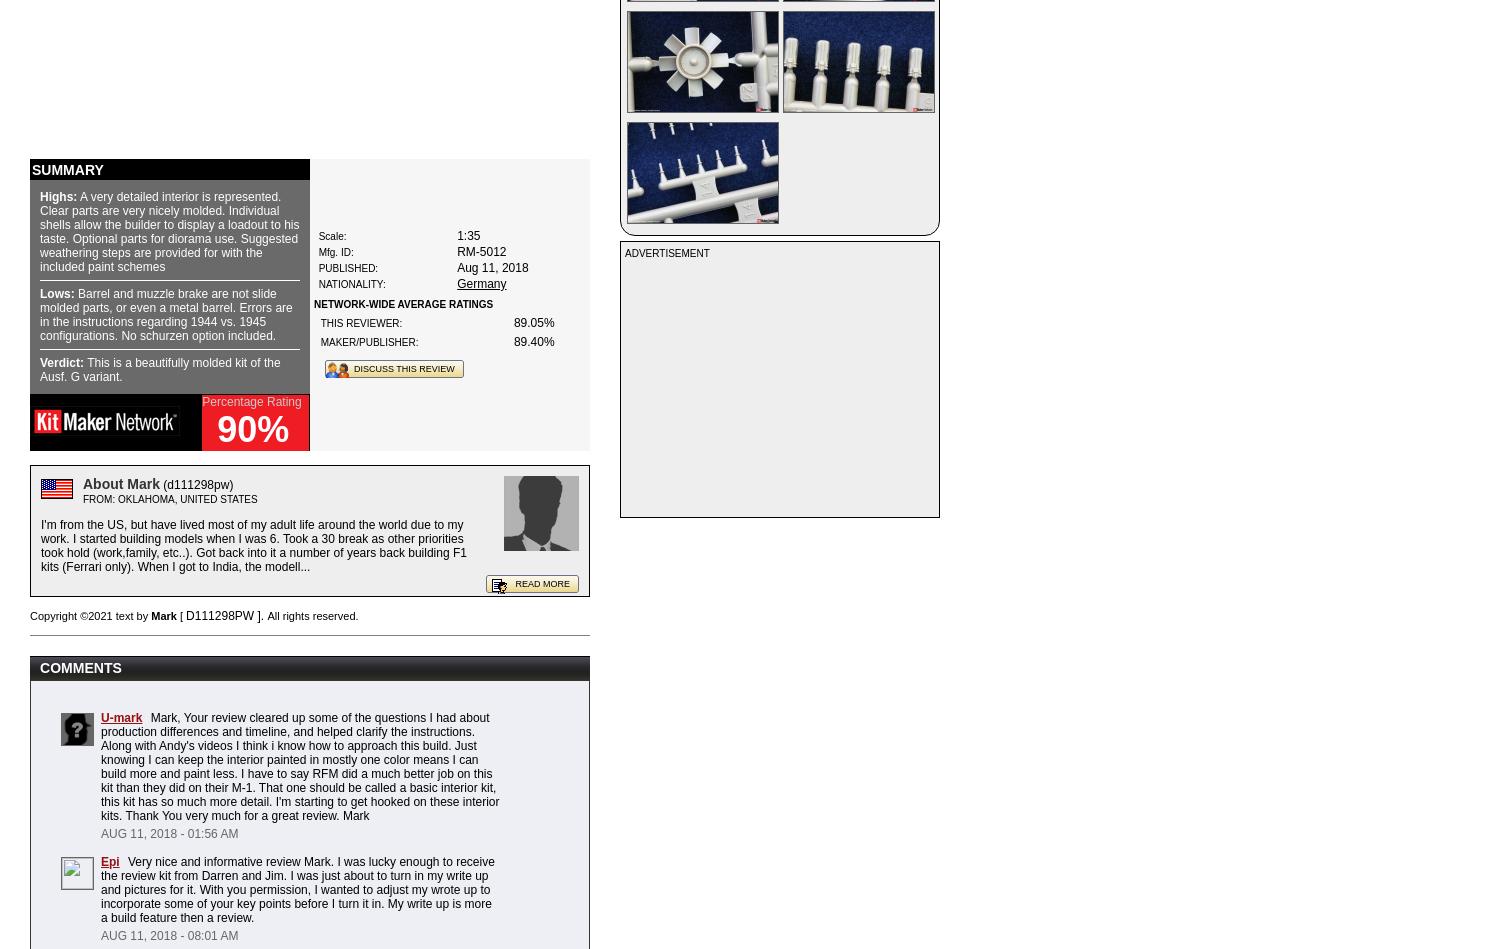 This screenshot has width=1500, height=949. I want to click on 'PUBLISHED:', so click(347, 267).